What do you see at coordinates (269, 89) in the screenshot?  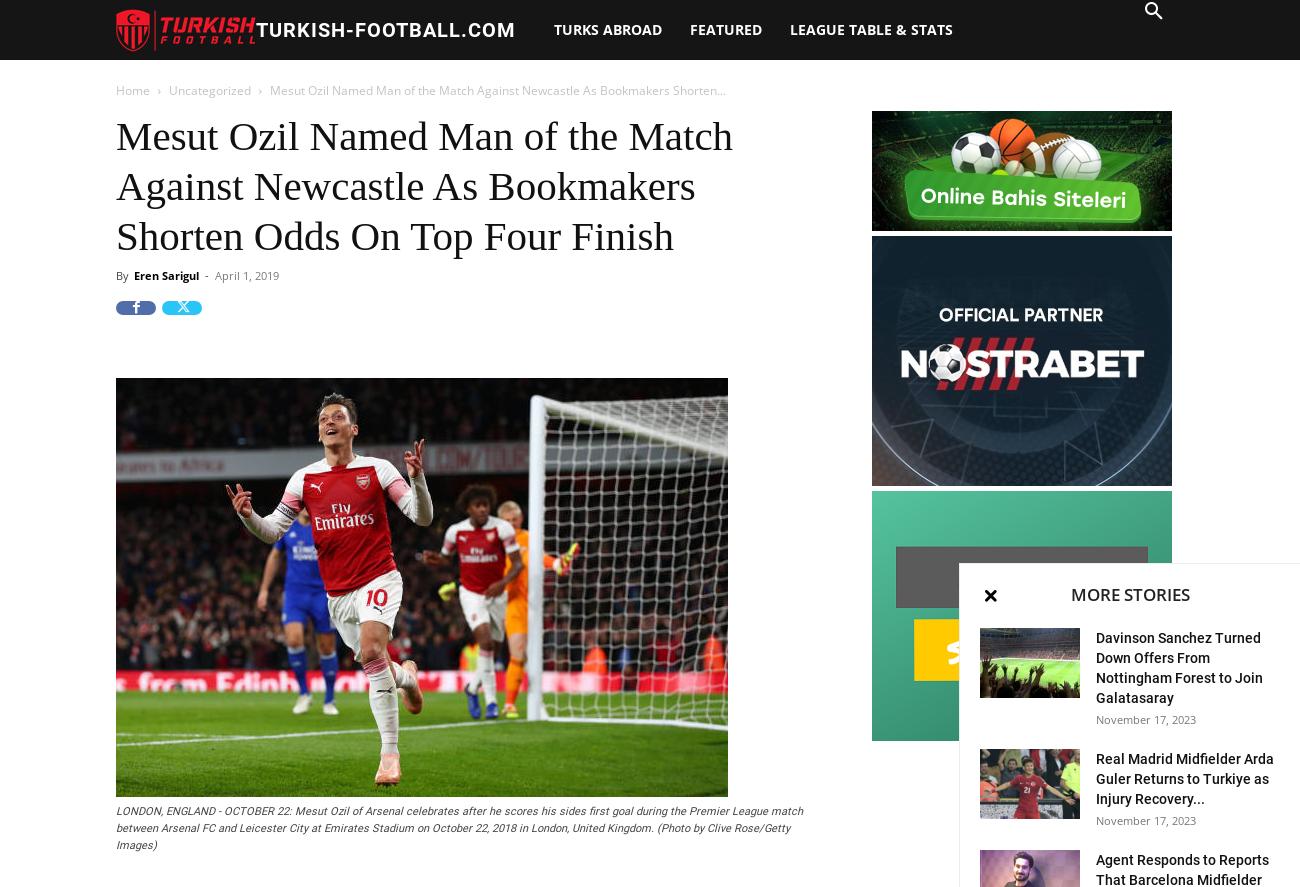 I see `'Mesut Ozil Named Man of the Match Against Newcastle As Bookmakers Shorten...'` at bounding box center [269, 89].